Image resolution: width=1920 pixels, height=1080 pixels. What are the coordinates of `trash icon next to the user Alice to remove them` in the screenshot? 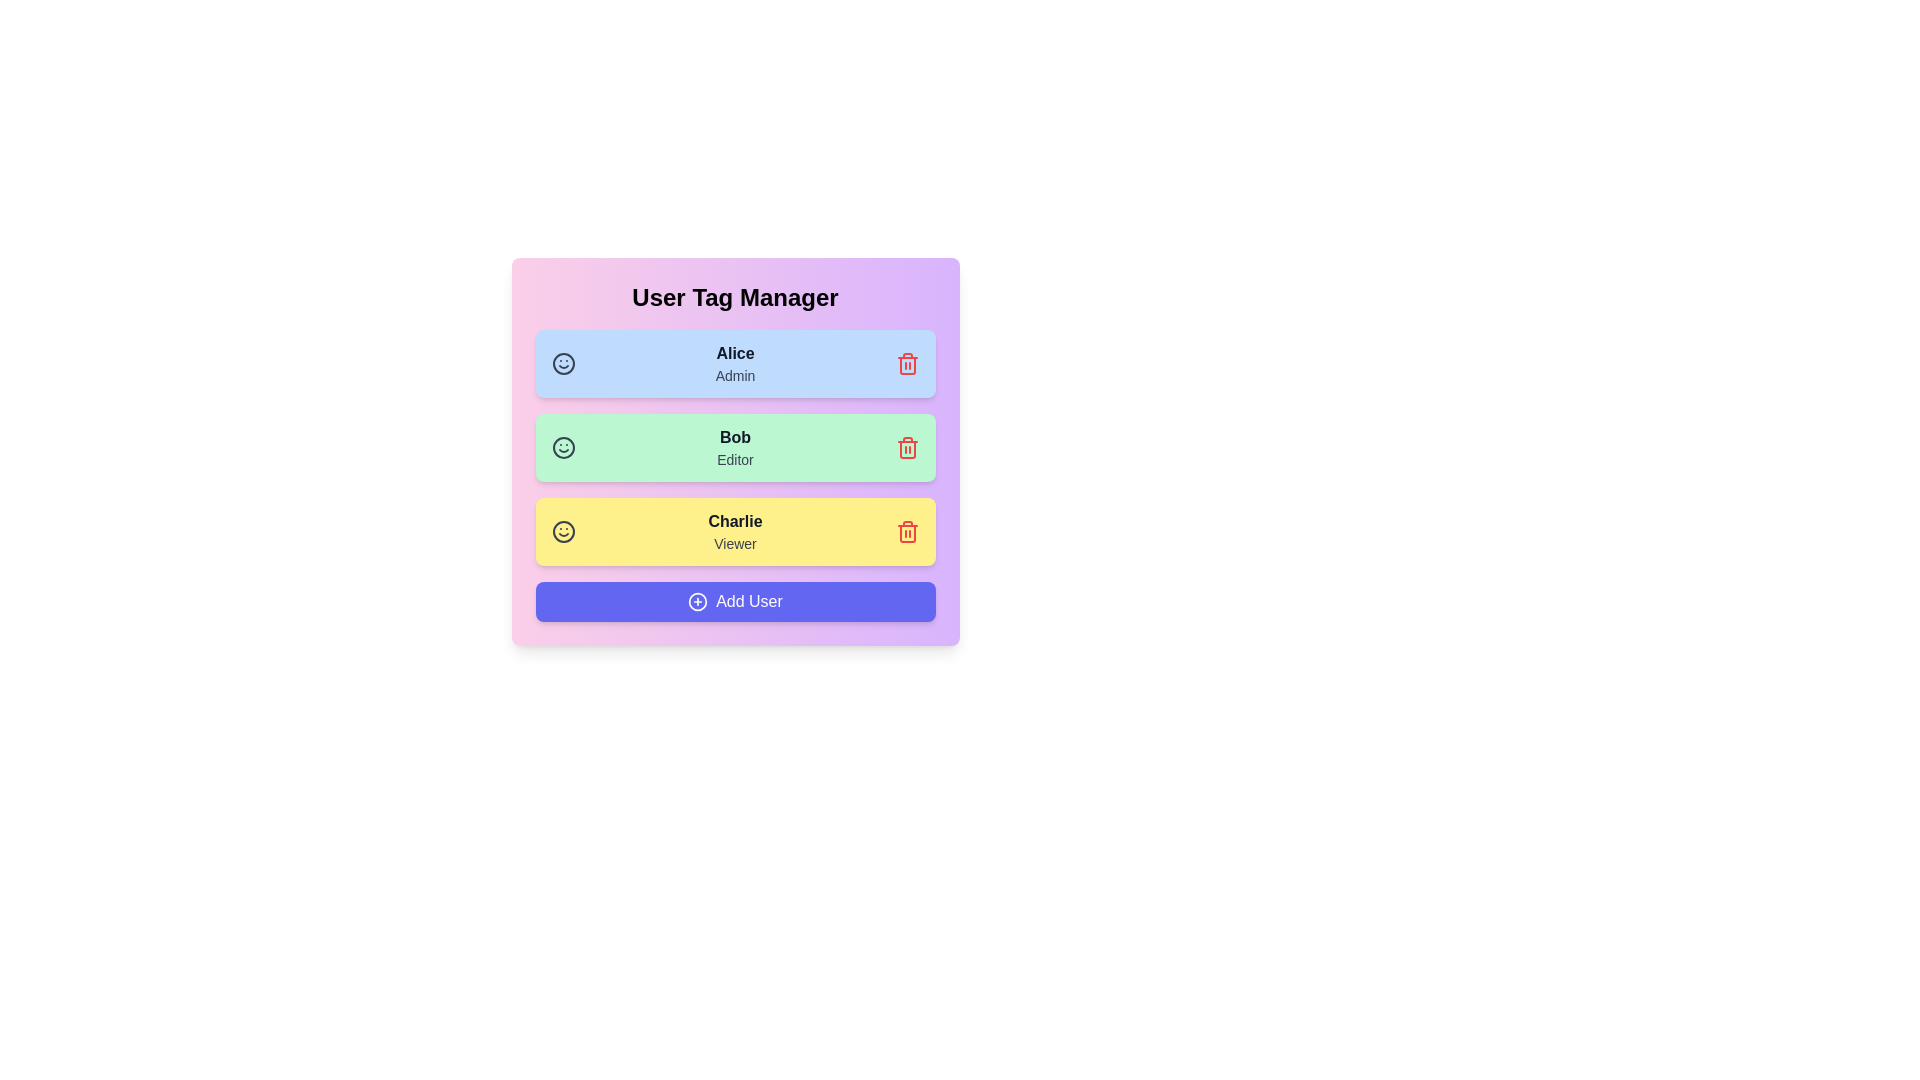 It's located at (906, 363).